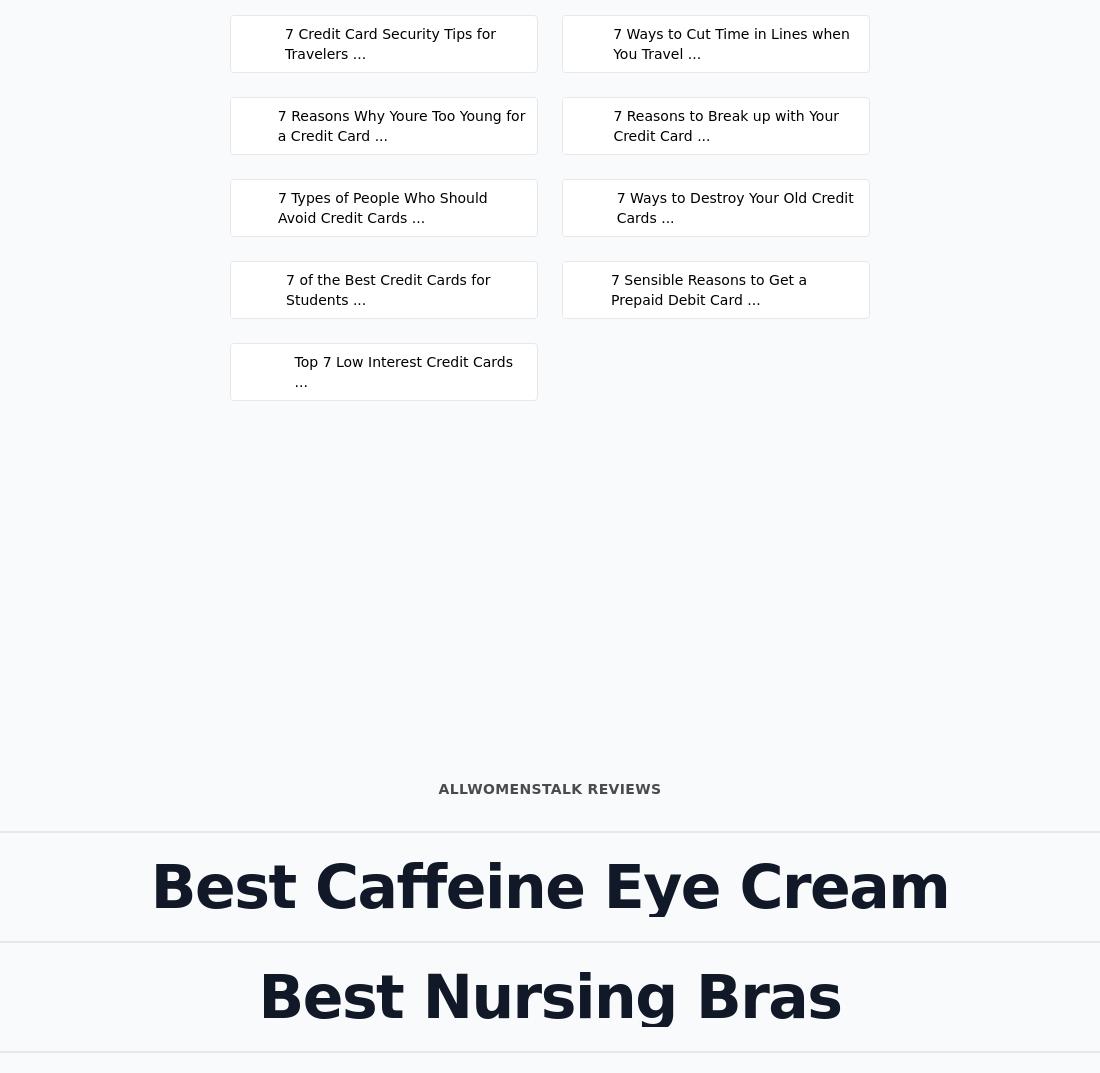 The width and height of the screenshot is (1100, 1073). Describe the element at coordinates (387, 289) in the screenshot. I see `'7 of the Best Credit Cards for Students ...'` at that location.